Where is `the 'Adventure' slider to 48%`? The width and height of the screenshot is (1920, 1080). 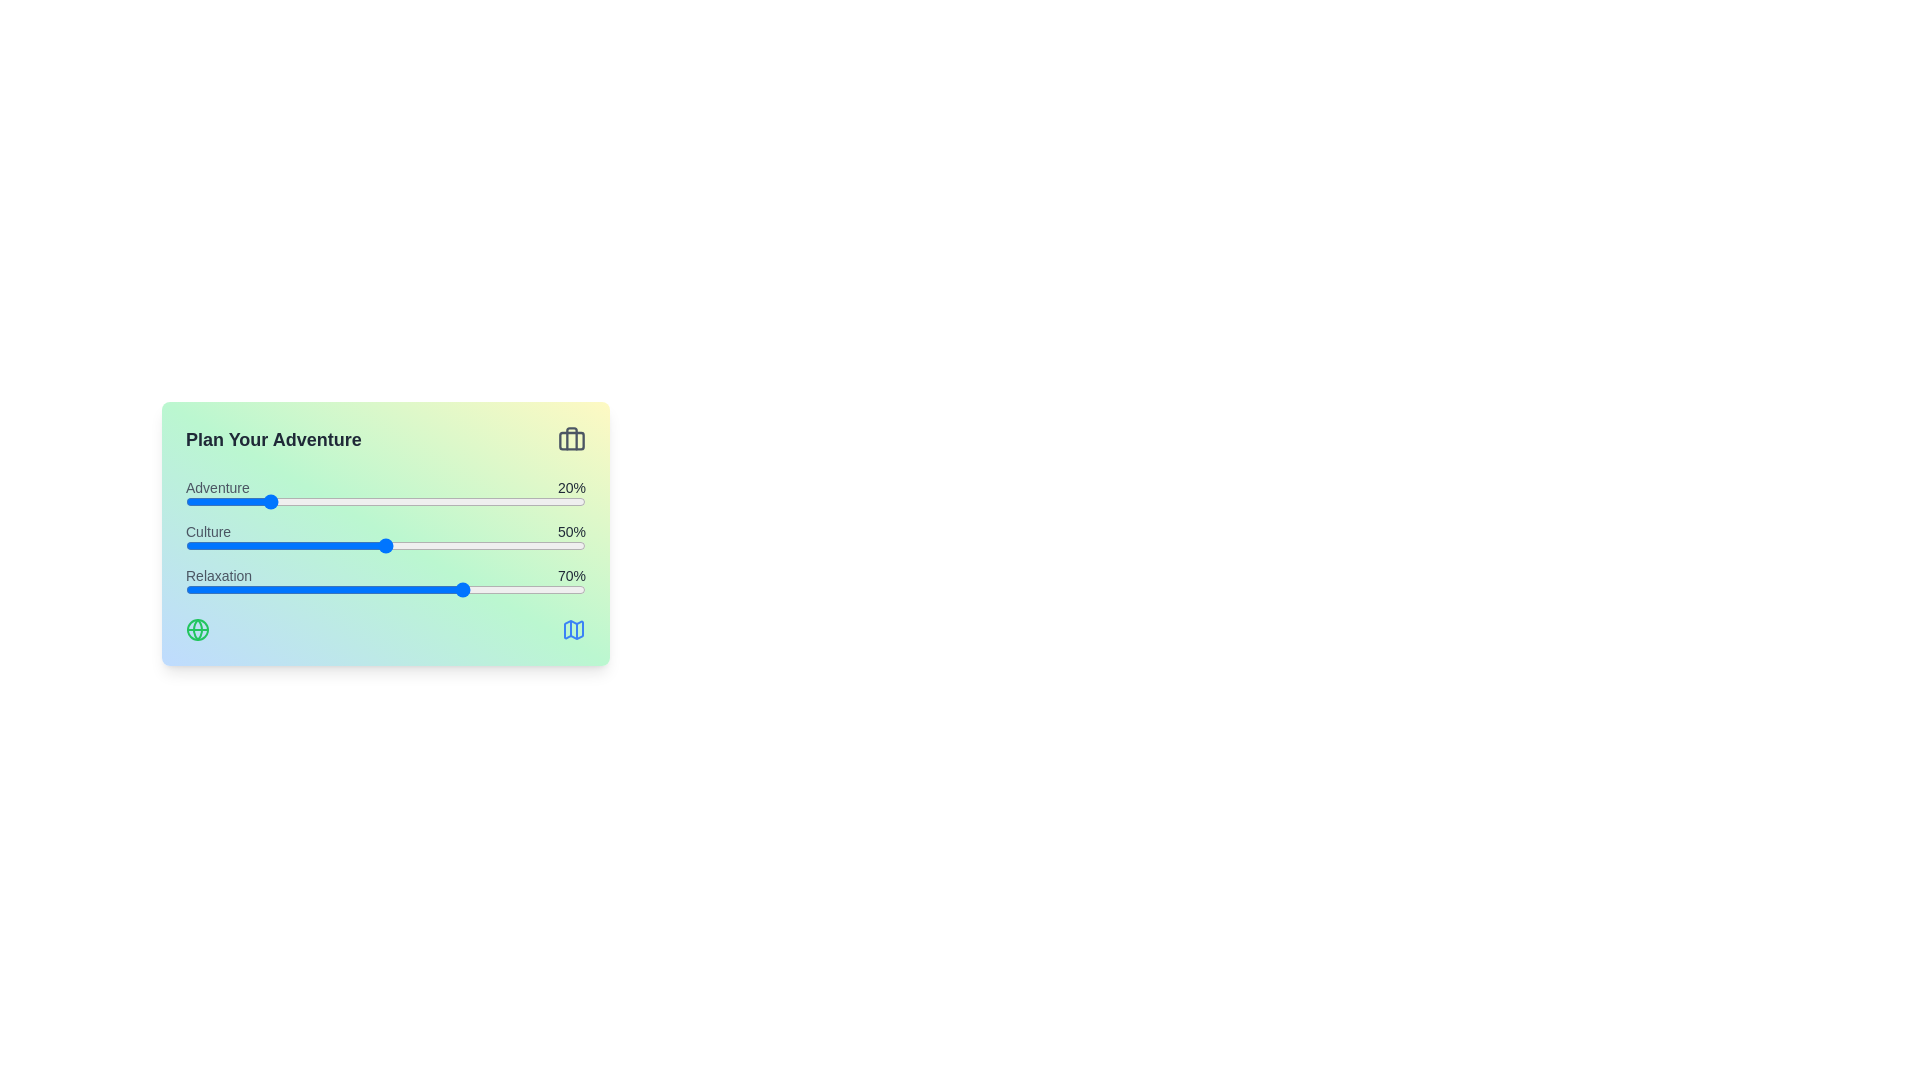 the 'Adventure' slider to 48% is located at coordinates (378, 500).